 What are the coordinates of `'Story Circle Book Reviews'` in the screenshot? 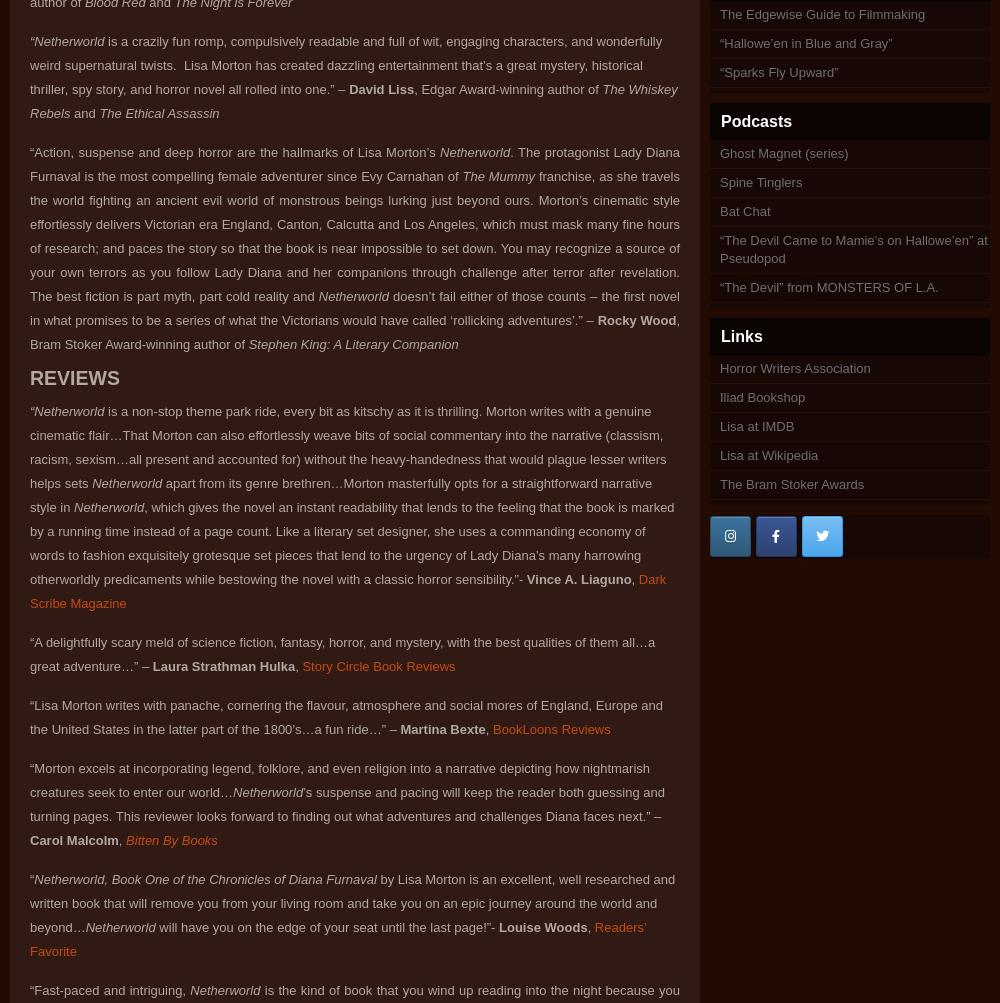 It's located at (378, 666).